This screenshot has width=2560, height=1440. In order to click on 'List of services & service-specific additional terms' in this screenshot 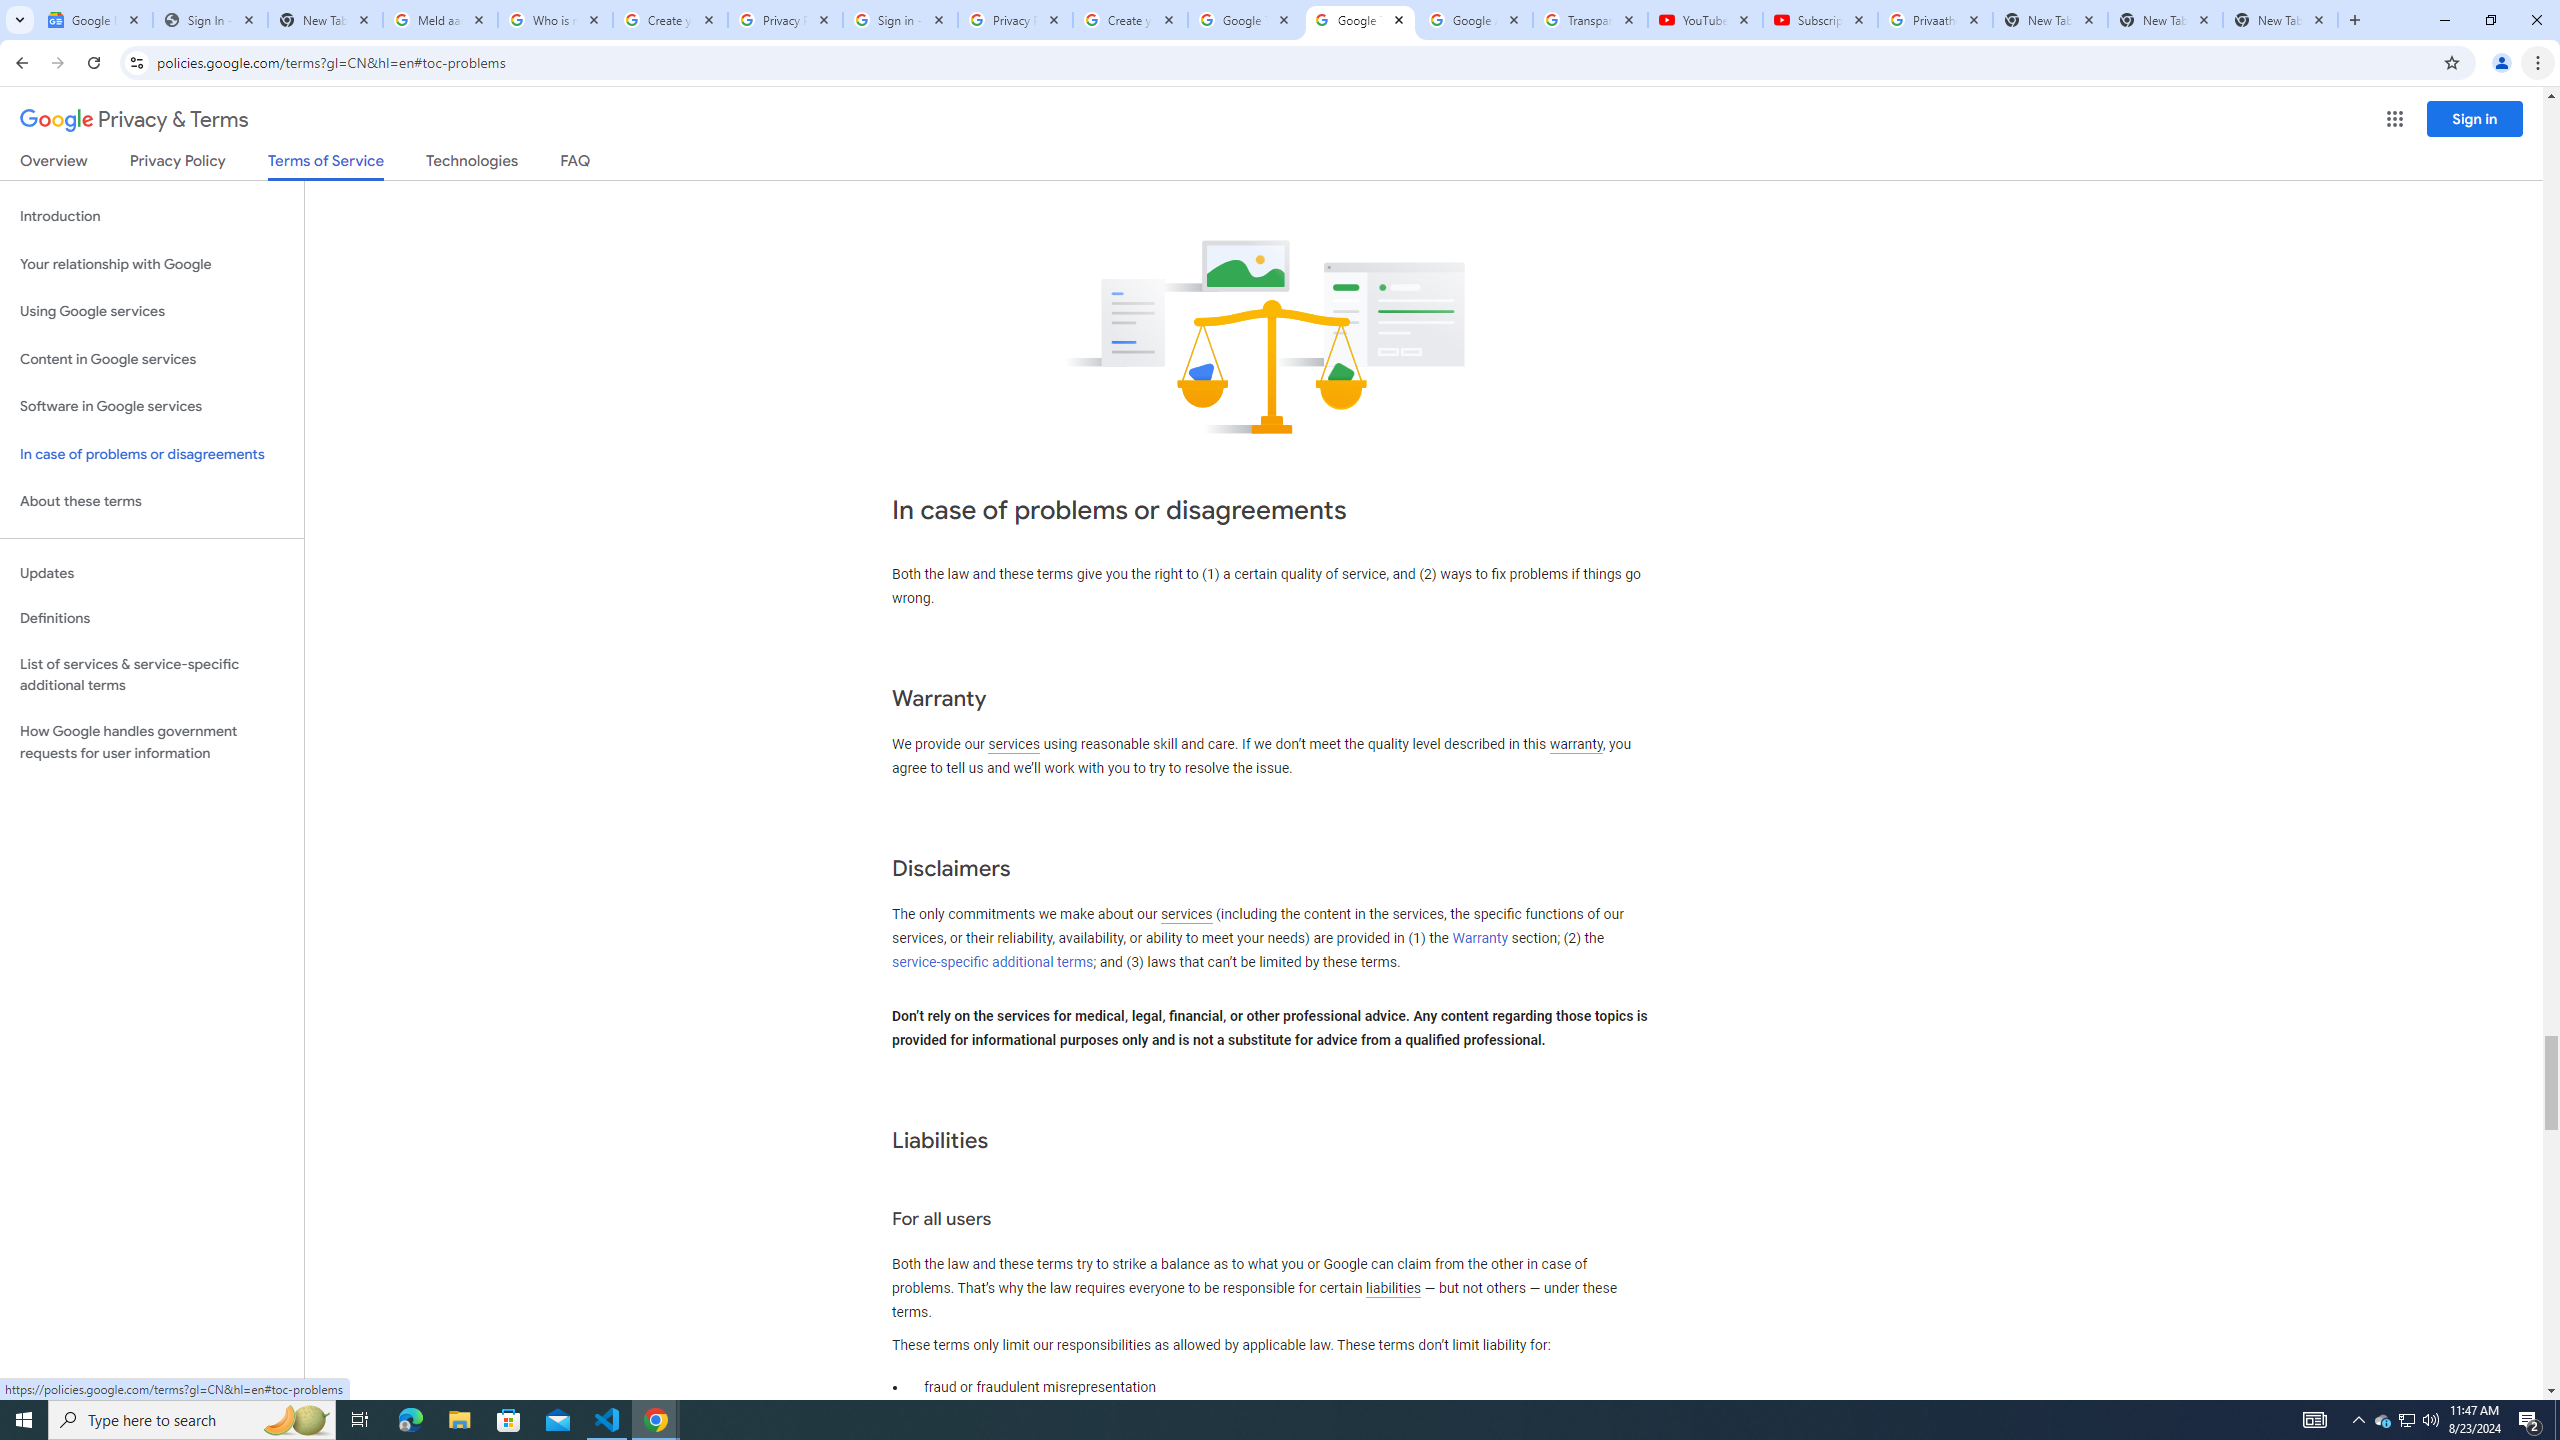, I will do `click(151, 674)`.